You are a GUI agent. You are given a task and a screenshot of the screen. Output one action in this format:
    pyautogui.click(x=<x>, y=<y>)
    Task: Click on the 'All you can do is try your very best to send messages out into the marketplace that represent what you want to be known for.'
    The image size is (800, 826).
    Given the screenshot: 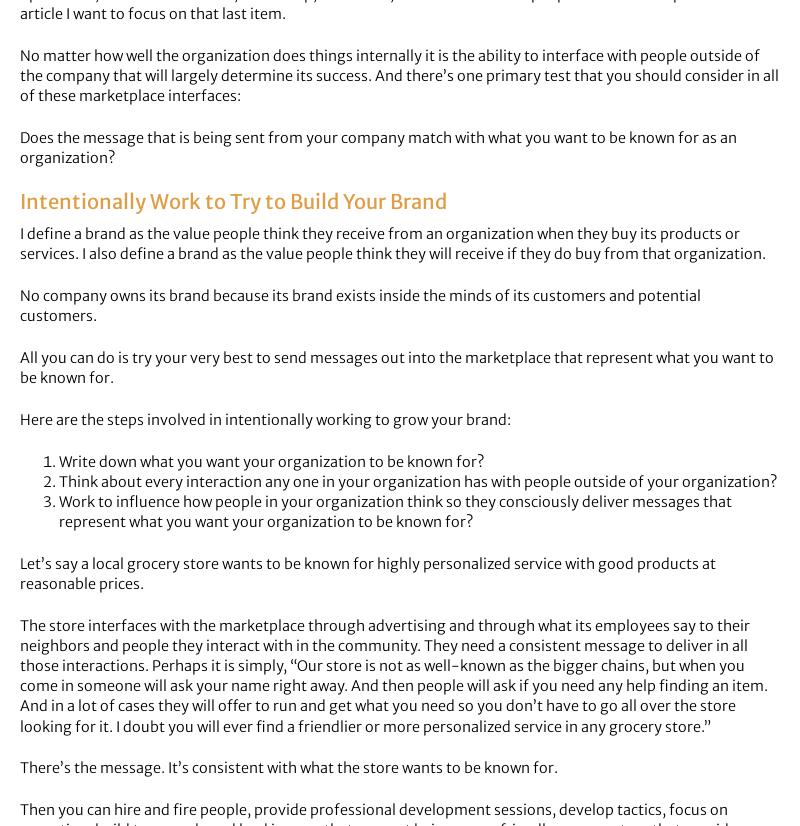 What is the action you would take?
    pyautogui.click(x=396, y=367)
    